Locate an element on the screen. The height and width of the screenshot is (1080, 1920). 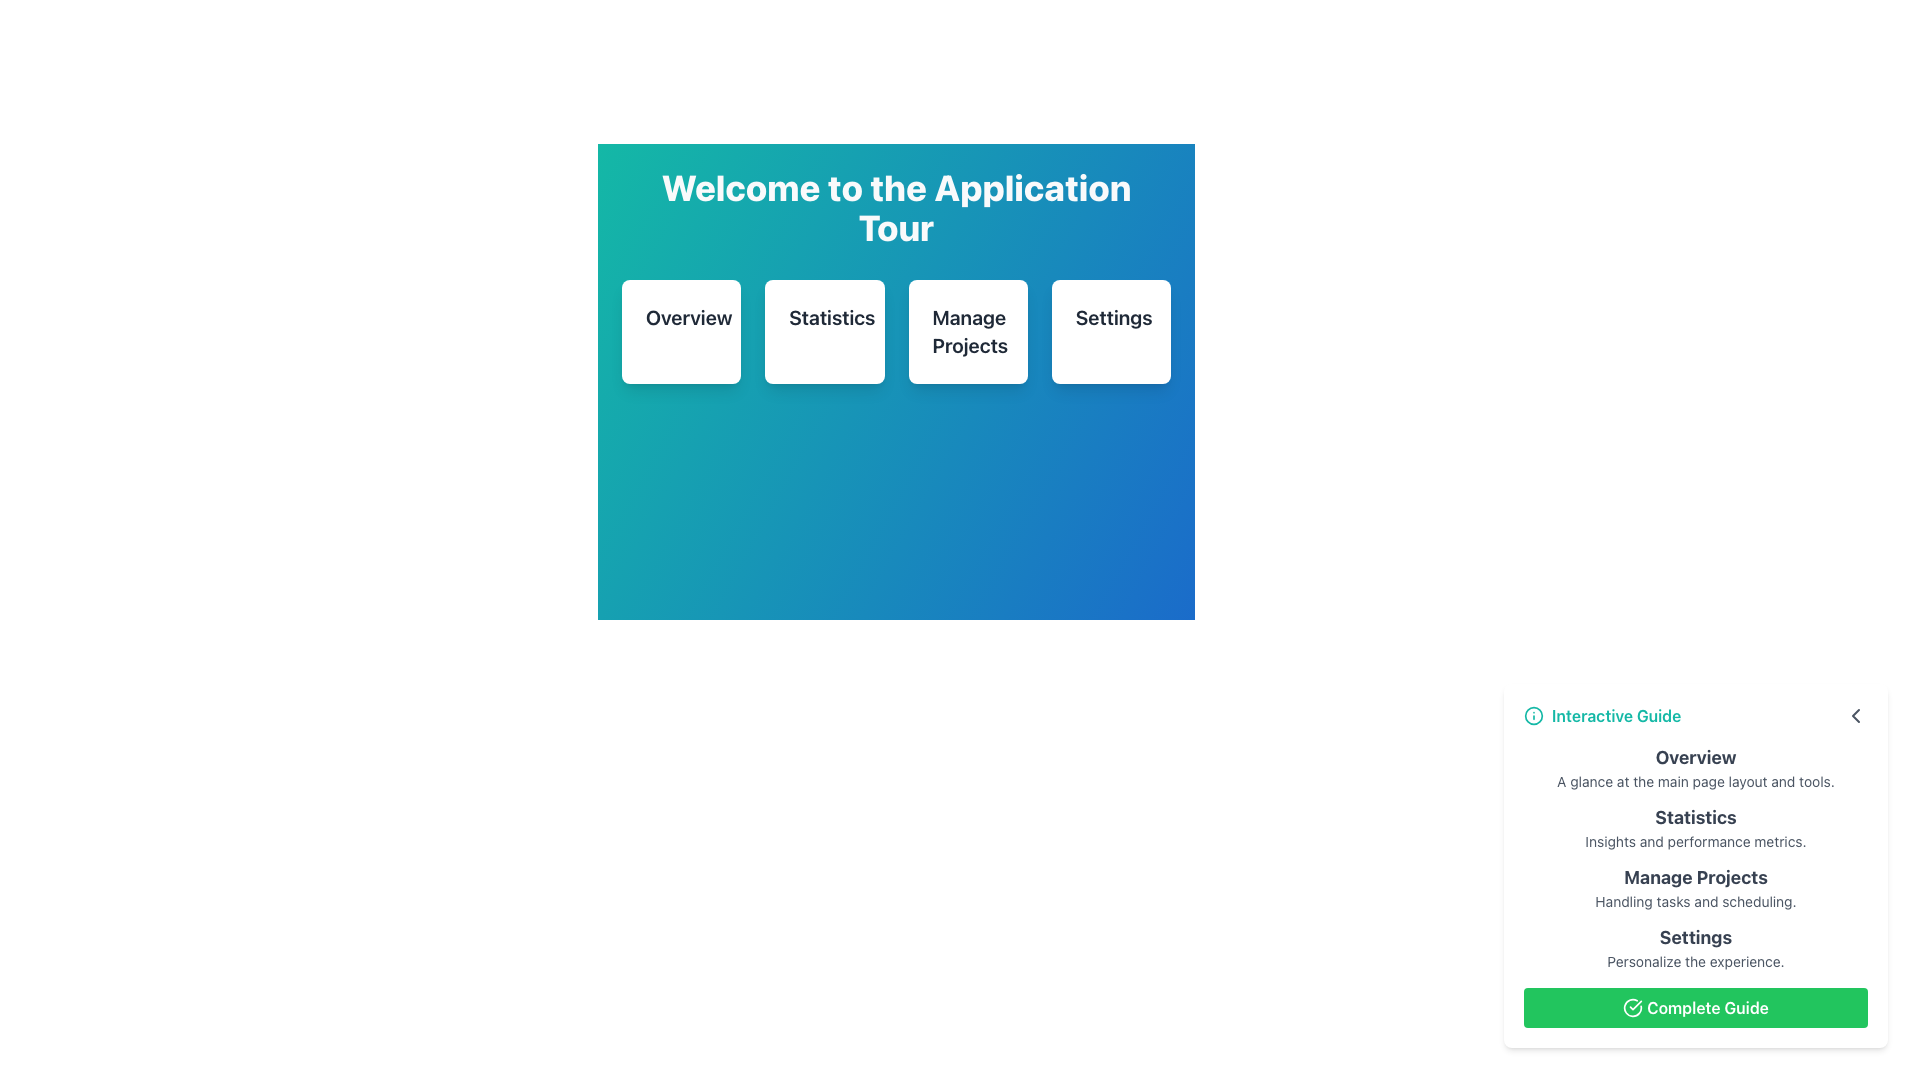
the Text Grouping element that serves as the informational section header for the 'Settings' category, positioned above the 'Complete Guide' button in the side panel is located at coordinates (1694, 947).